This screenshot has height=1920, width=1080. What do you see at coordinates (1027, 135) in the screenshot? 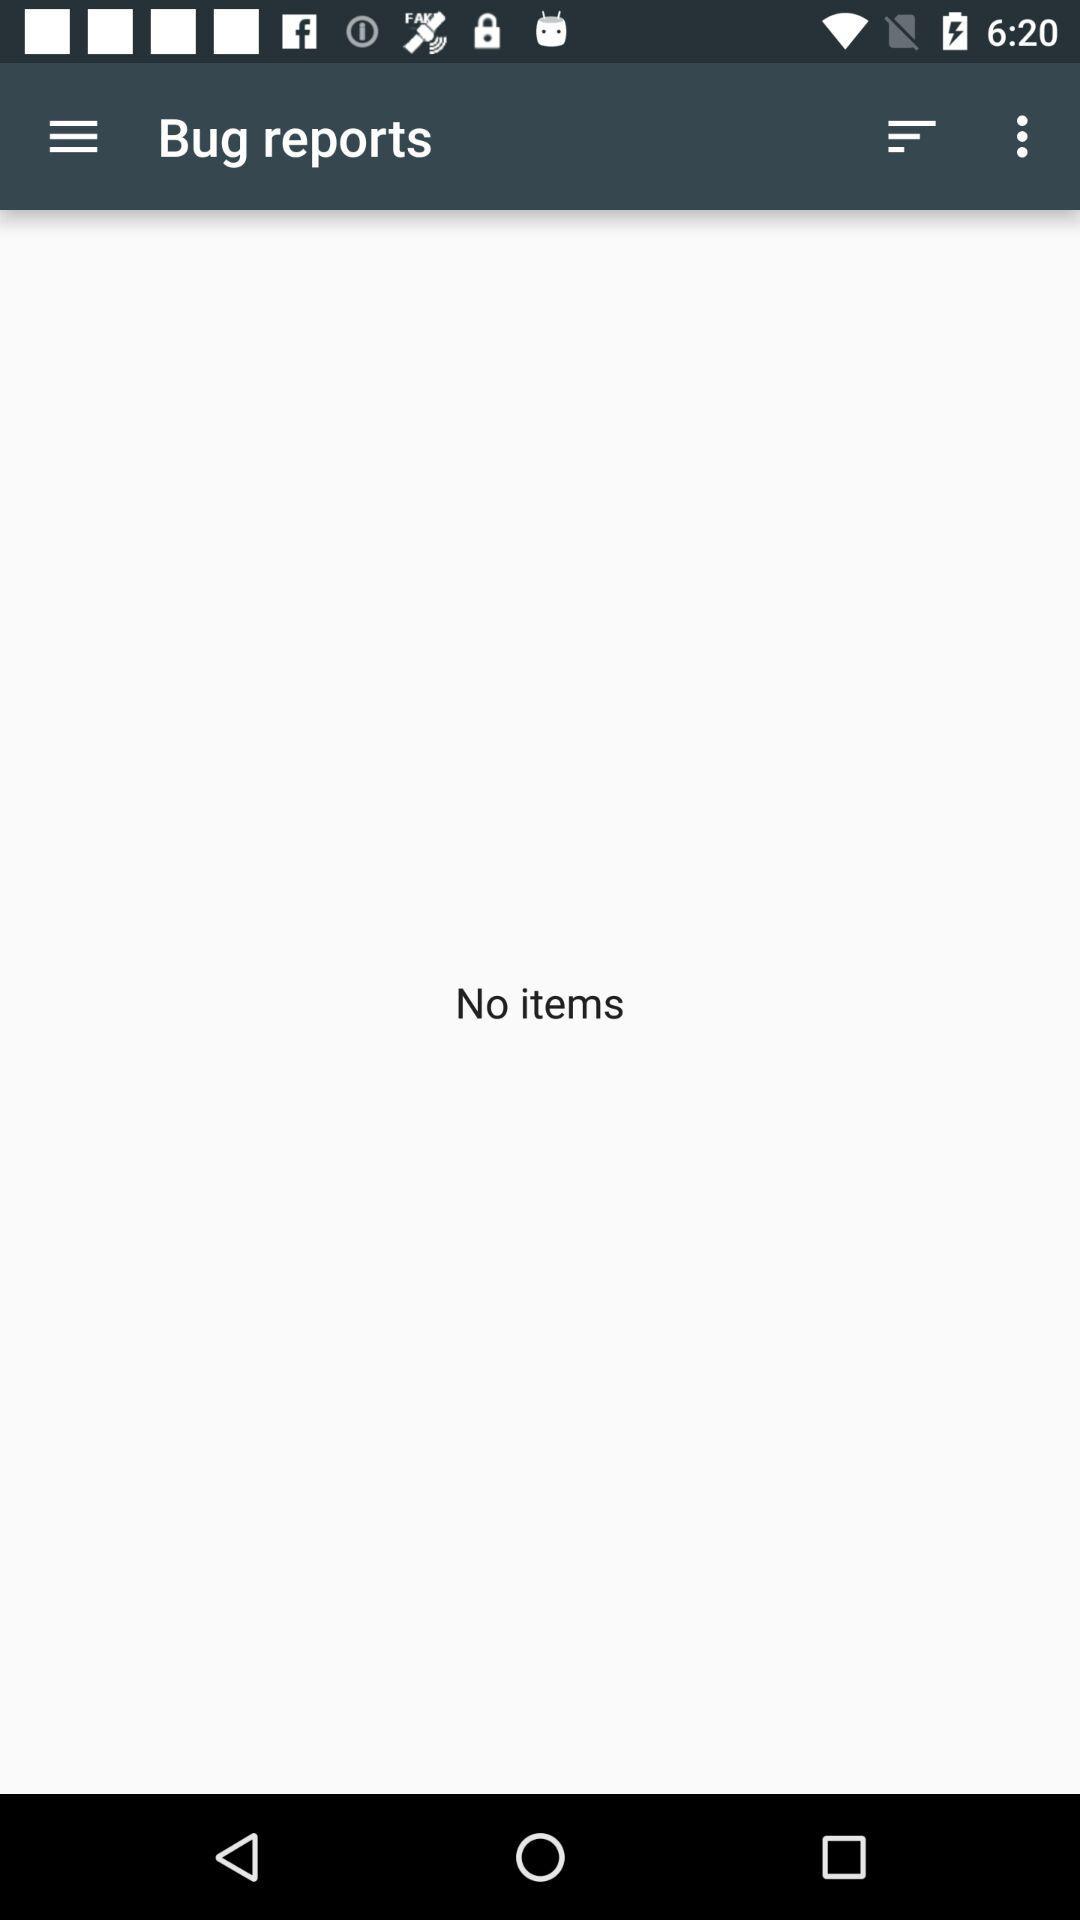
I see `item above no items icon` at bounding box center [1027, 135].